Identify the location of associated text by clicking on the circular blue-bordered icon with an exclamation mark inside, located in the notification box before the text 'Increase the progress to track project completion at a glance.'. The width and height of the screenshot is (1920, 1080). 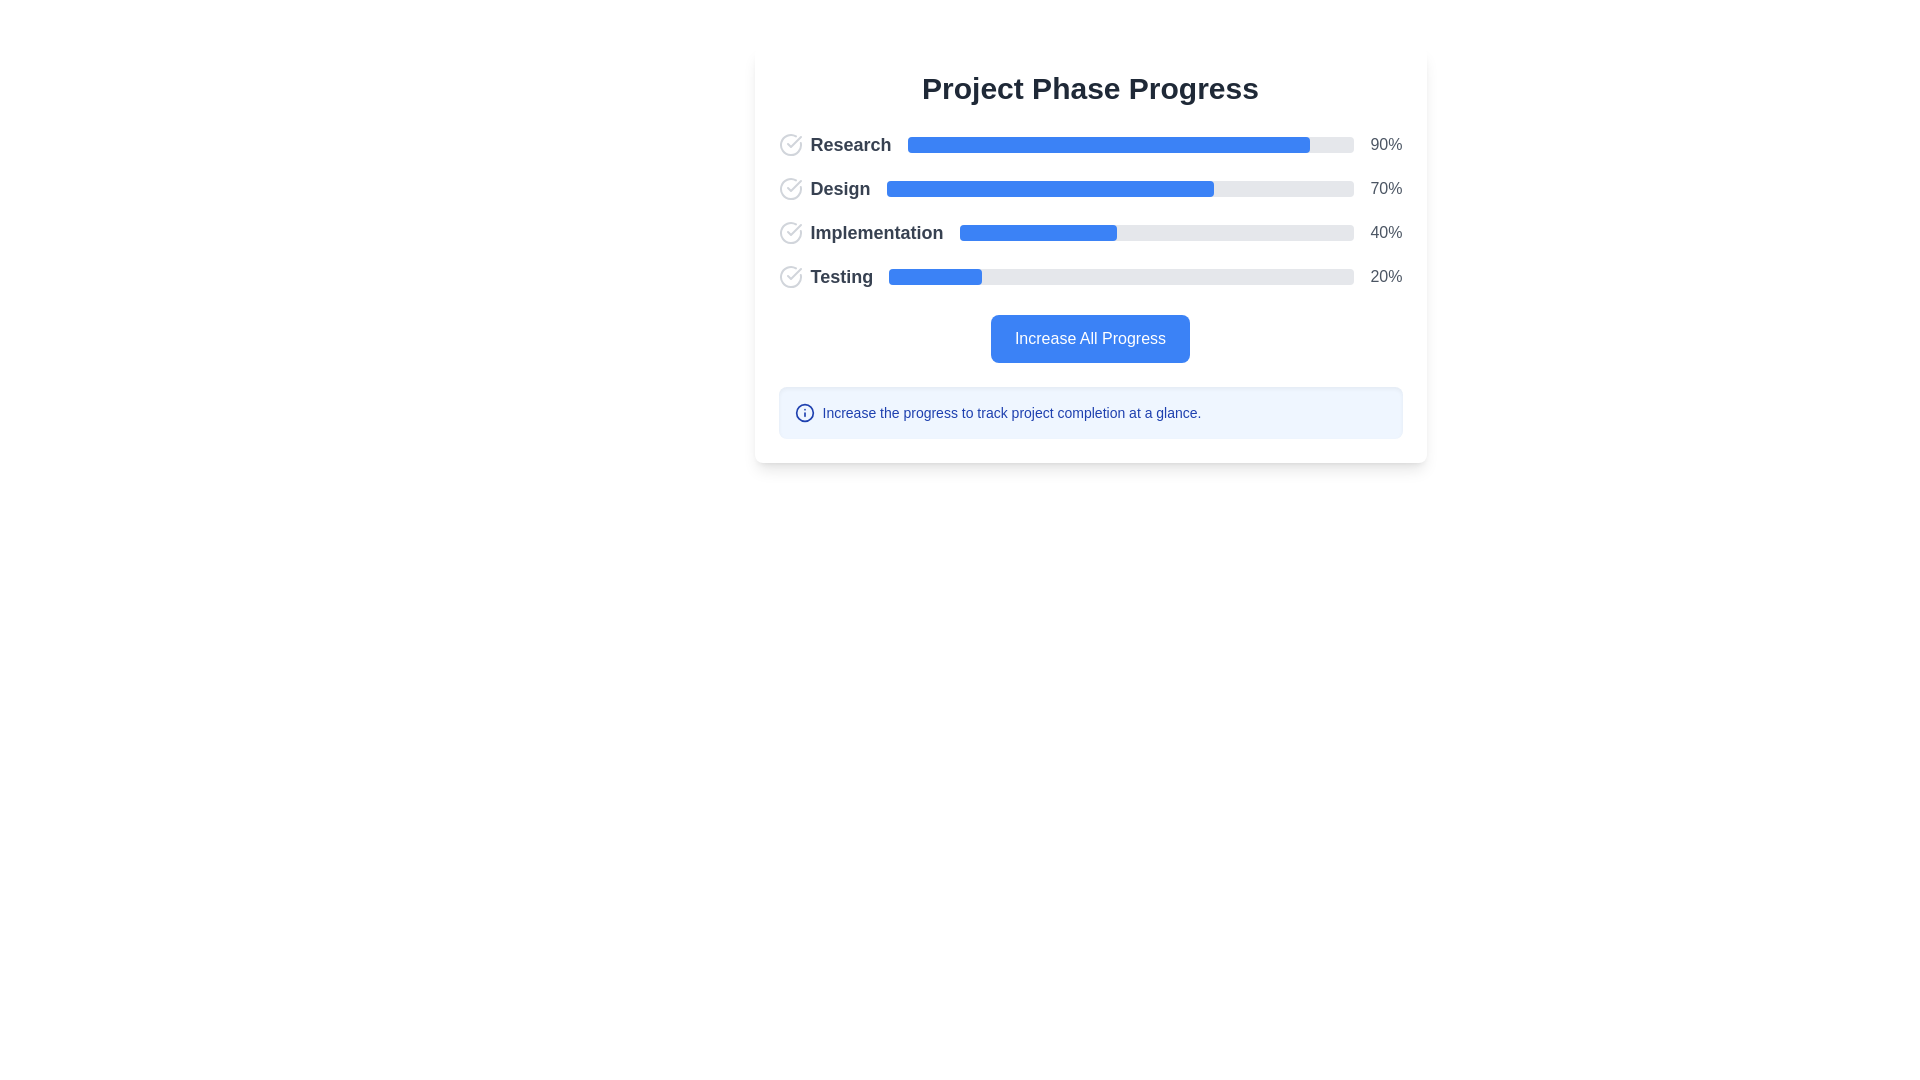
(804, 411).